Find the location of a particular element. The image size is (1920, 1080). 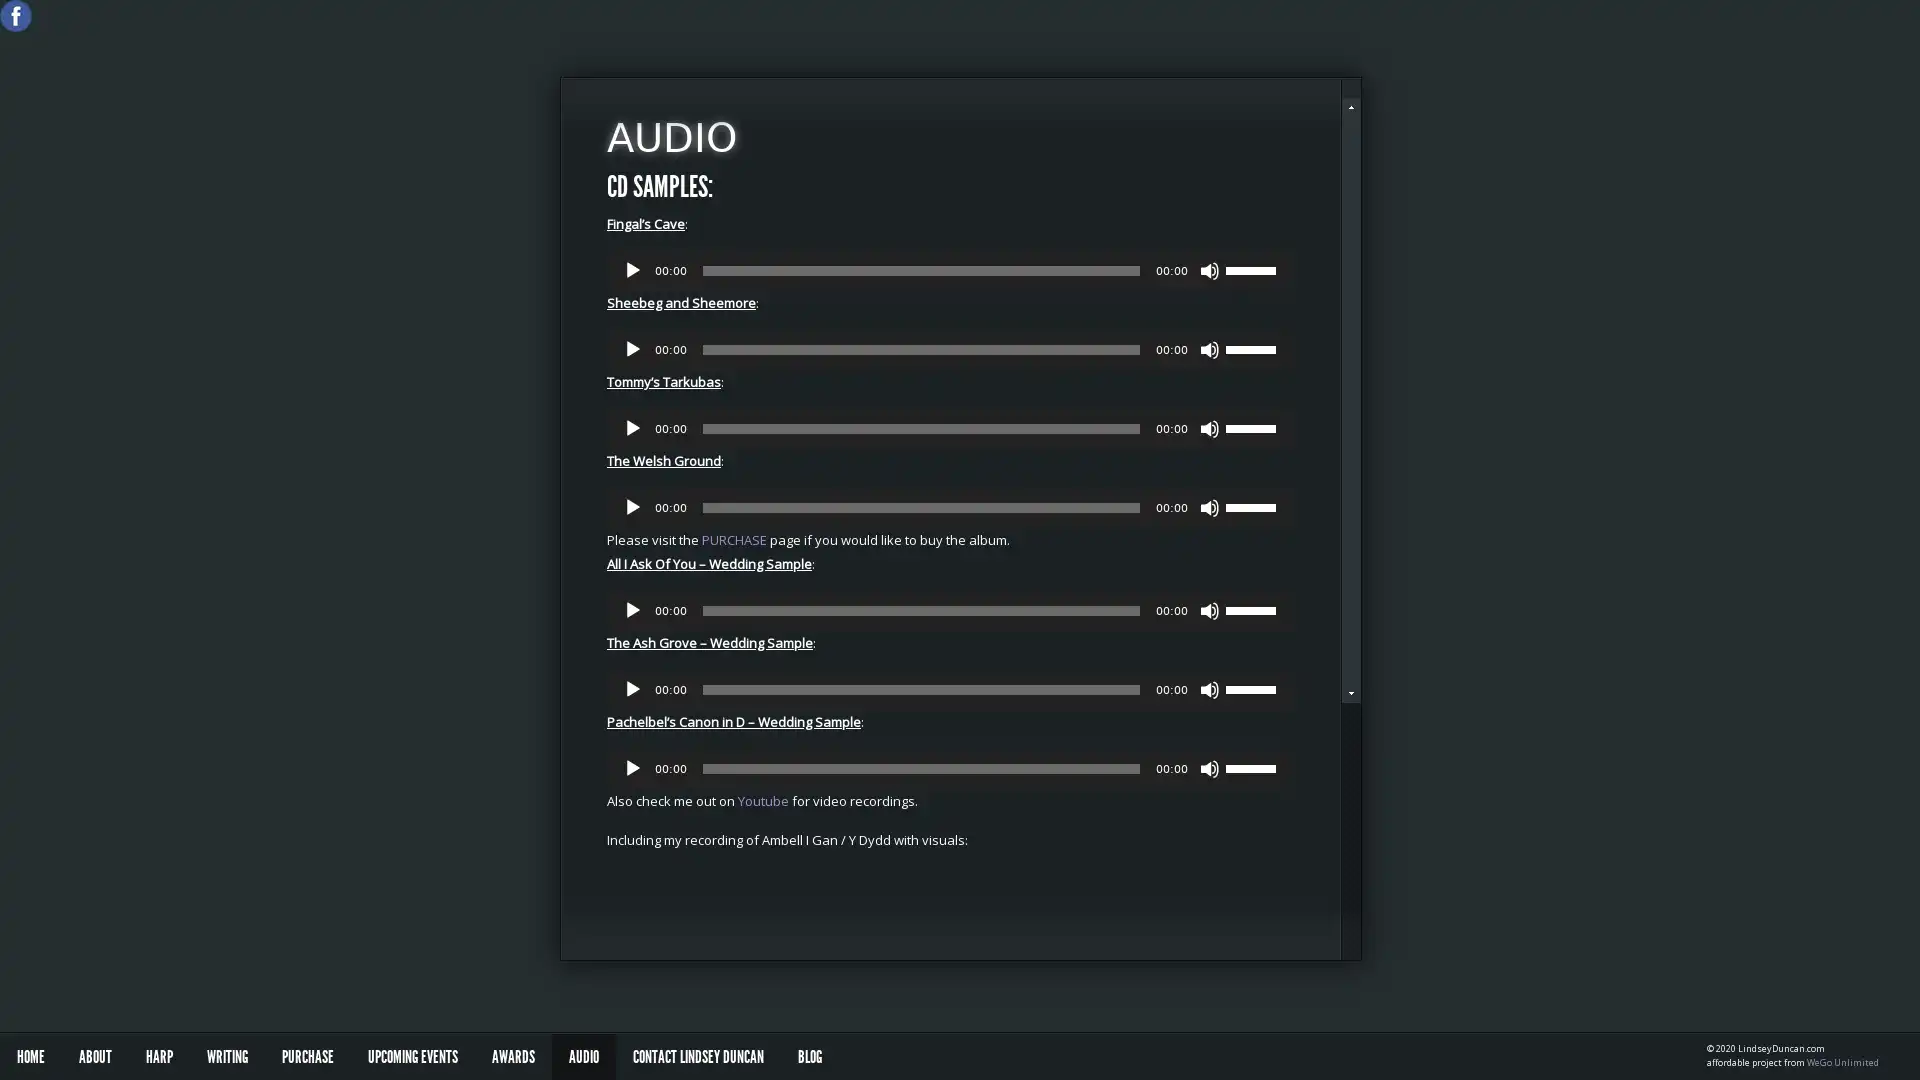

Mute is located at coordinates (1208, 427).